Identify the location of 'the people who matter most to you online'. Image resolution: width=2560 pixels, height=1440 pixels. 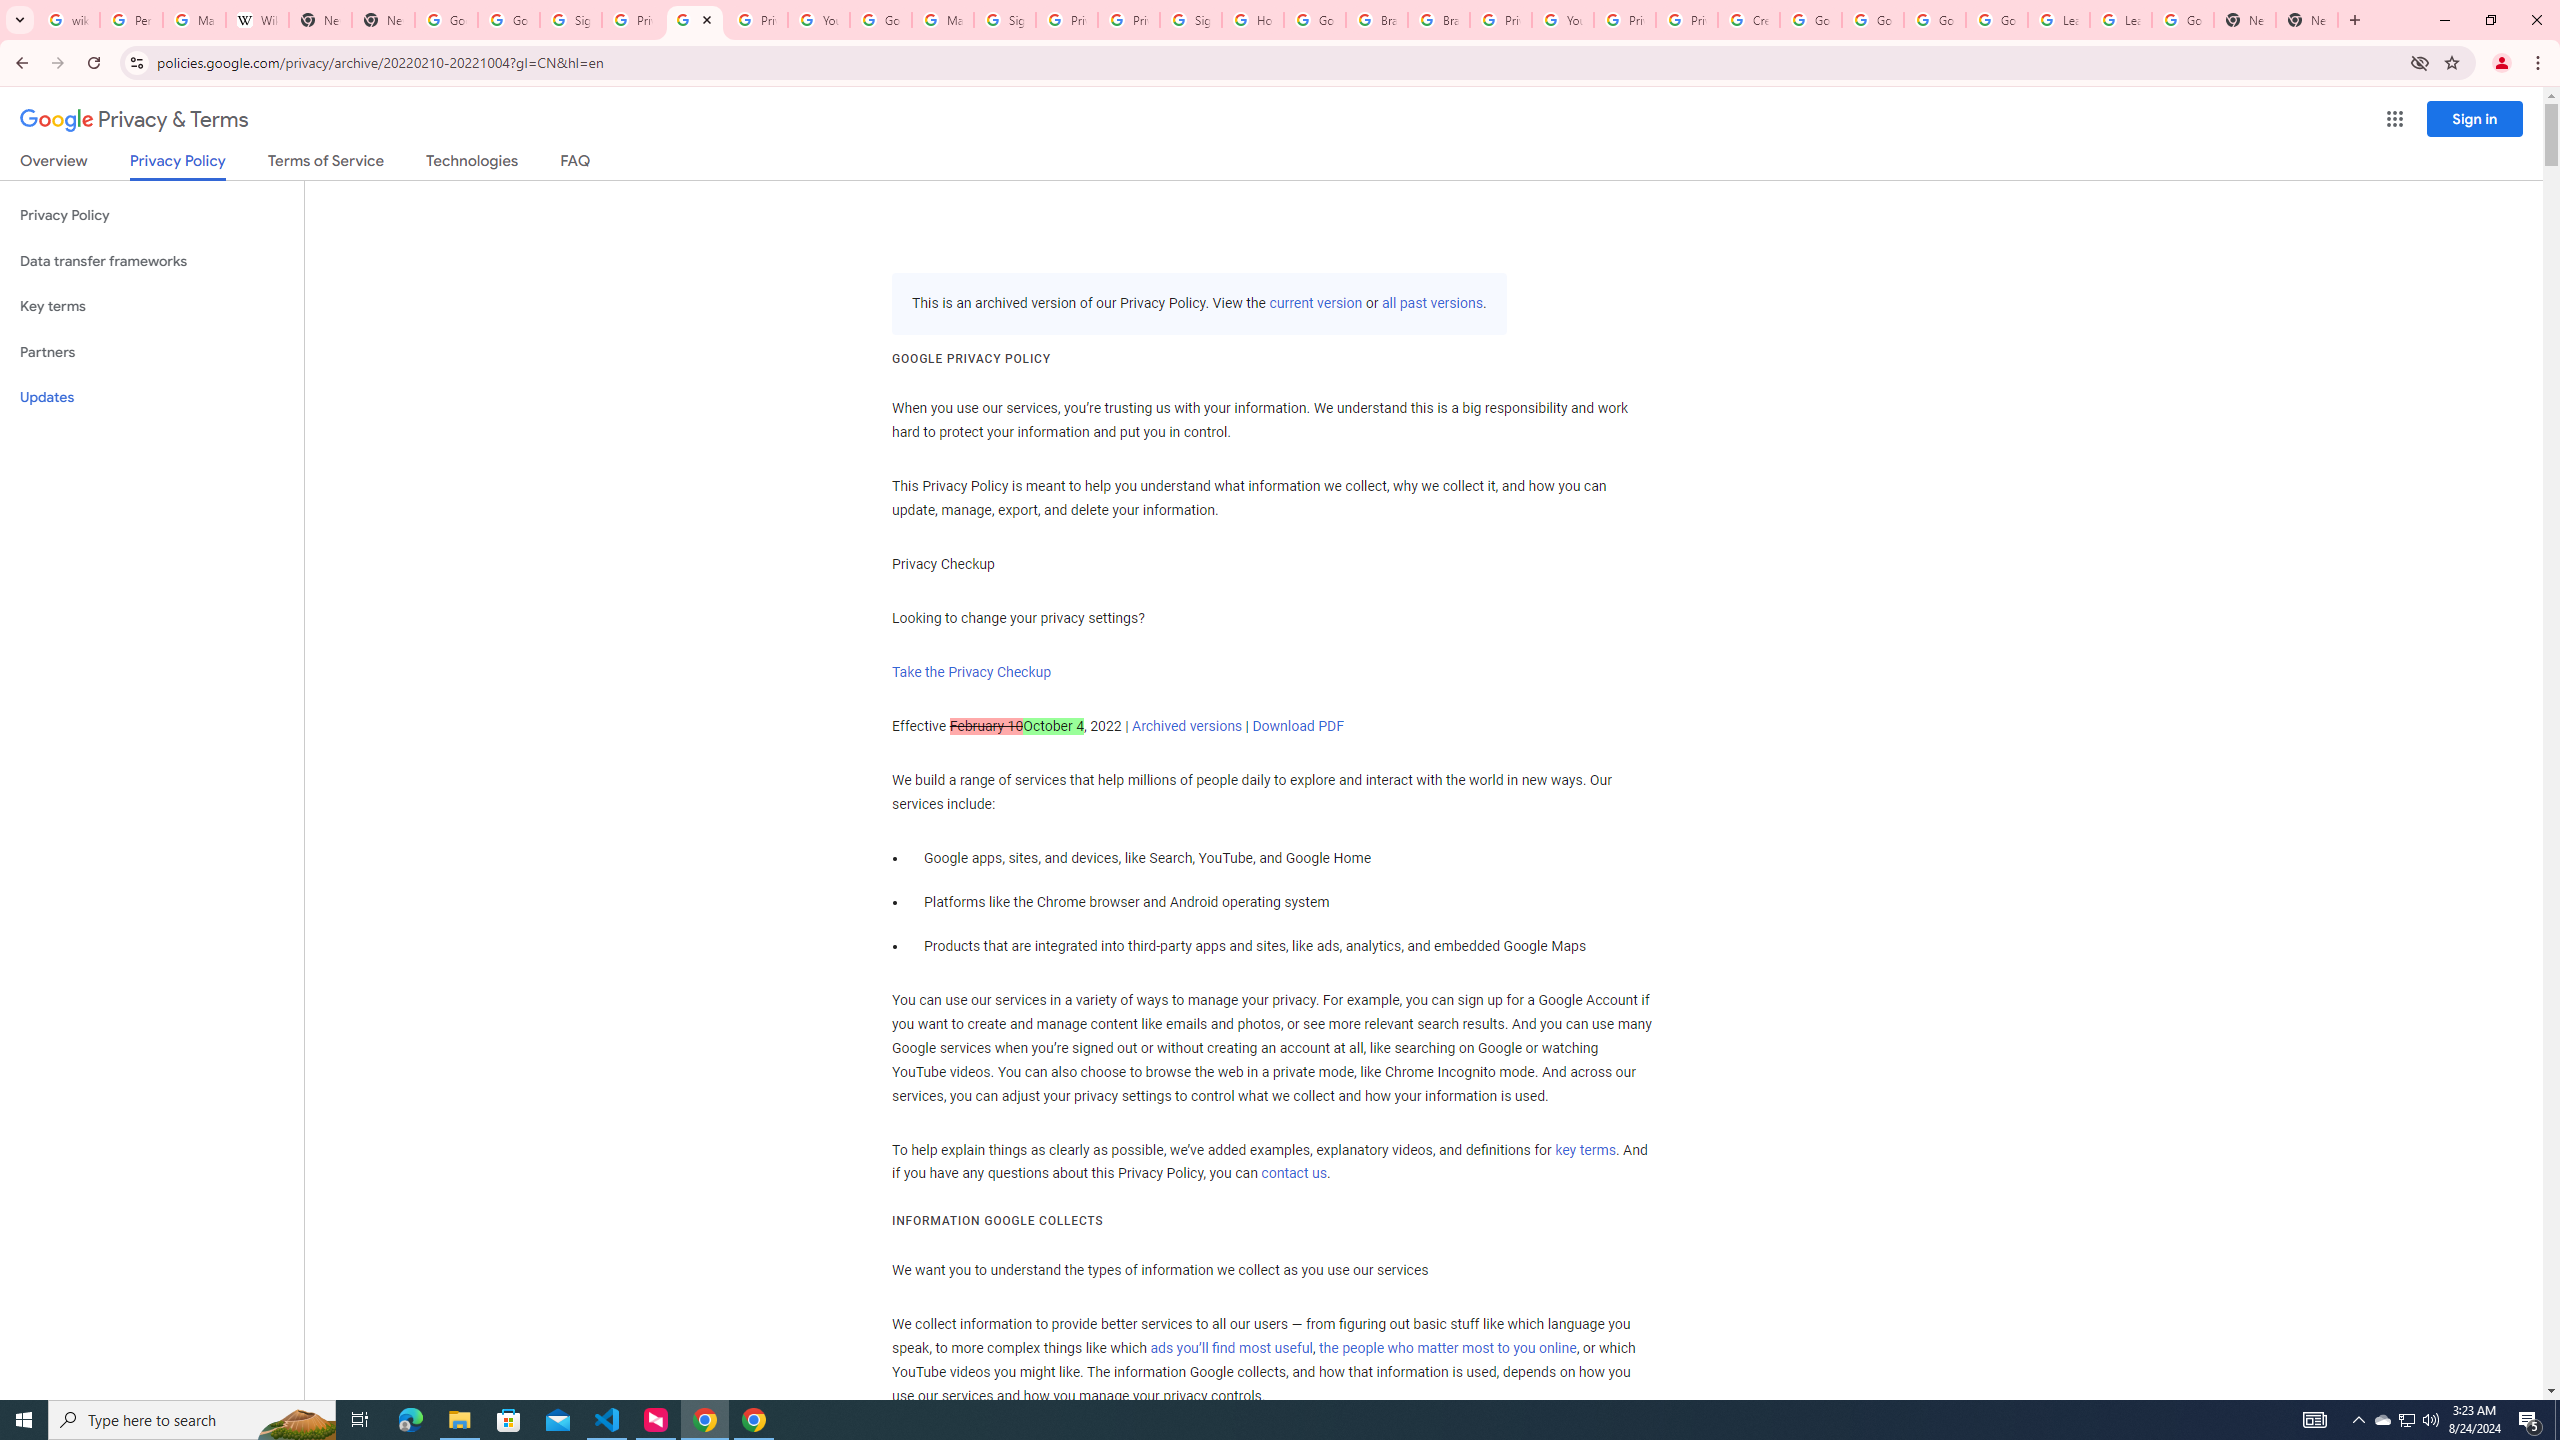
(1447, 1347).